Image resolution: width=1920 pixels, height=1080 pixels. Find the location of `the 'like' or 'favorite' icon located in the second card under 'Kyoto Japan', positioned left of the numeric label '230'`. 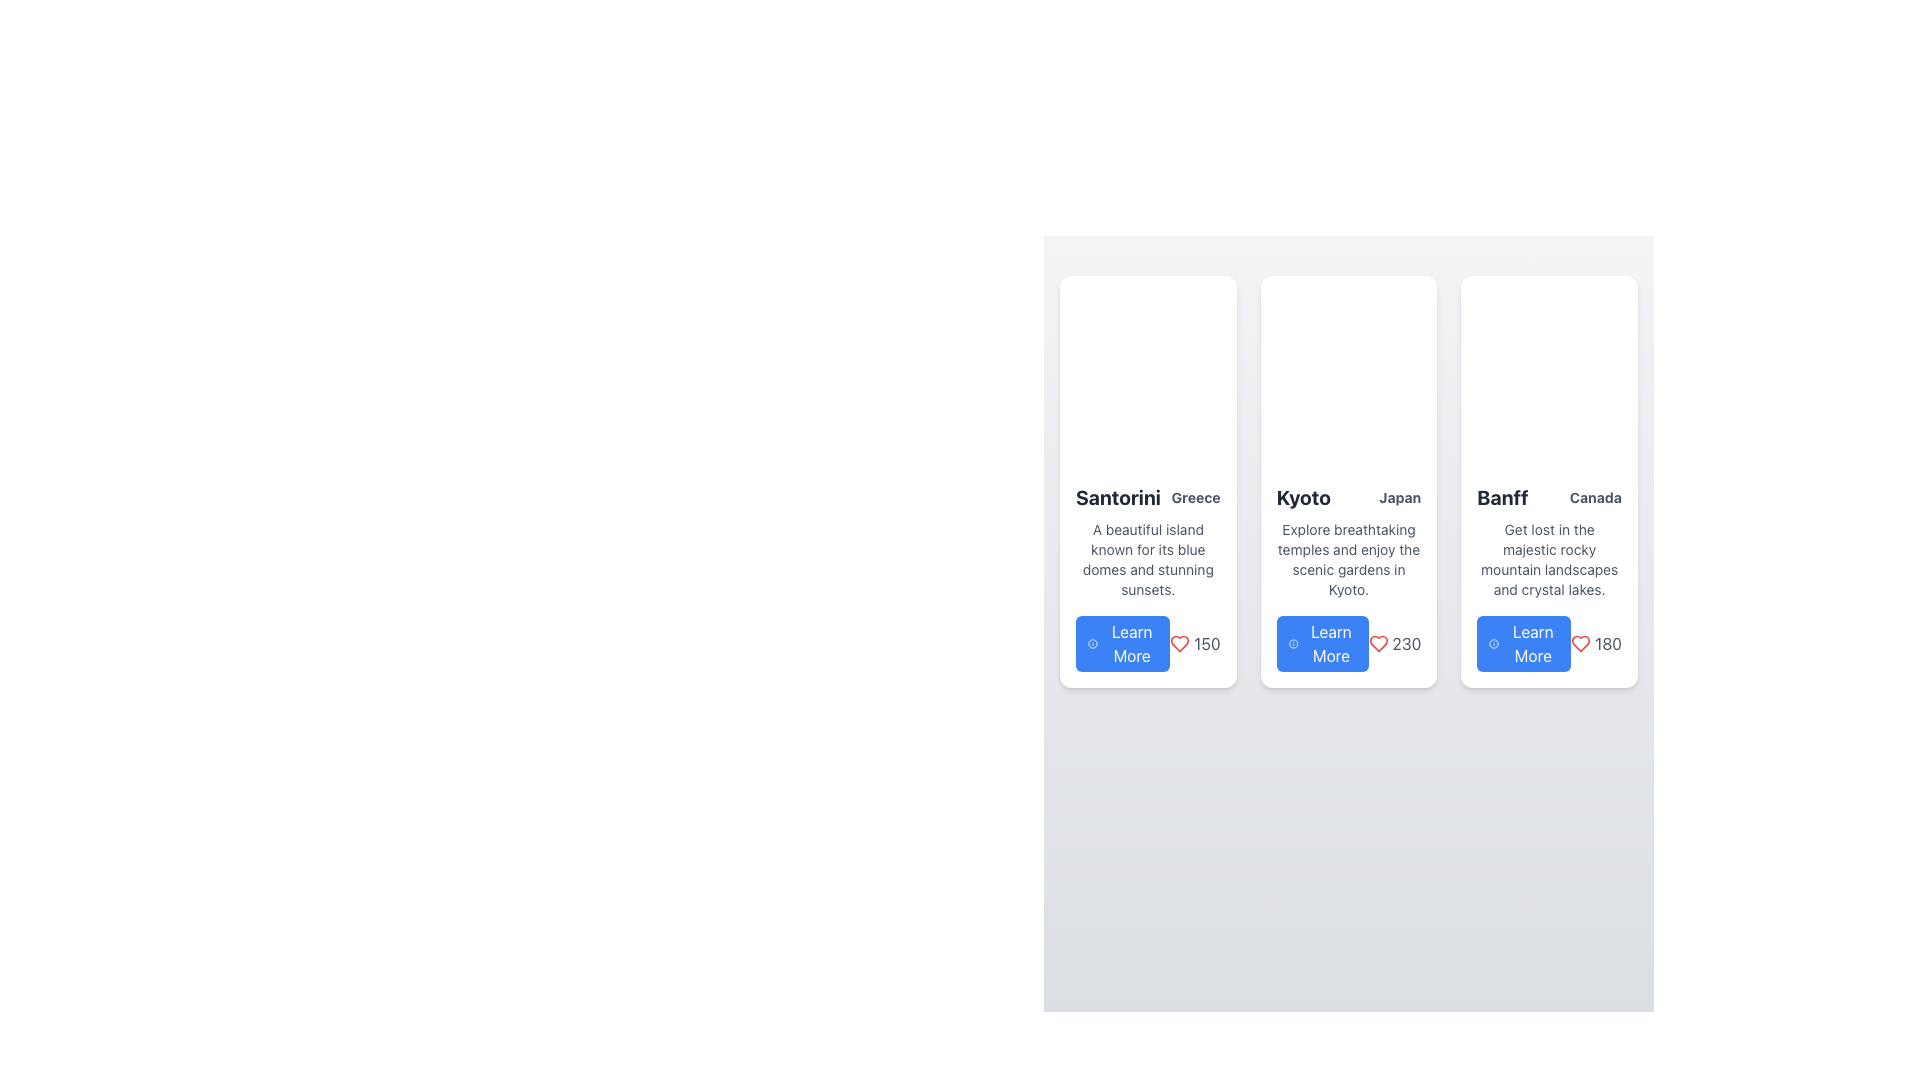

the 'like' or 'favorite' icon located in the second card under 'Kyoto Japan', positioned left of the numeric label '230' is located at coordinates (1377, 644).